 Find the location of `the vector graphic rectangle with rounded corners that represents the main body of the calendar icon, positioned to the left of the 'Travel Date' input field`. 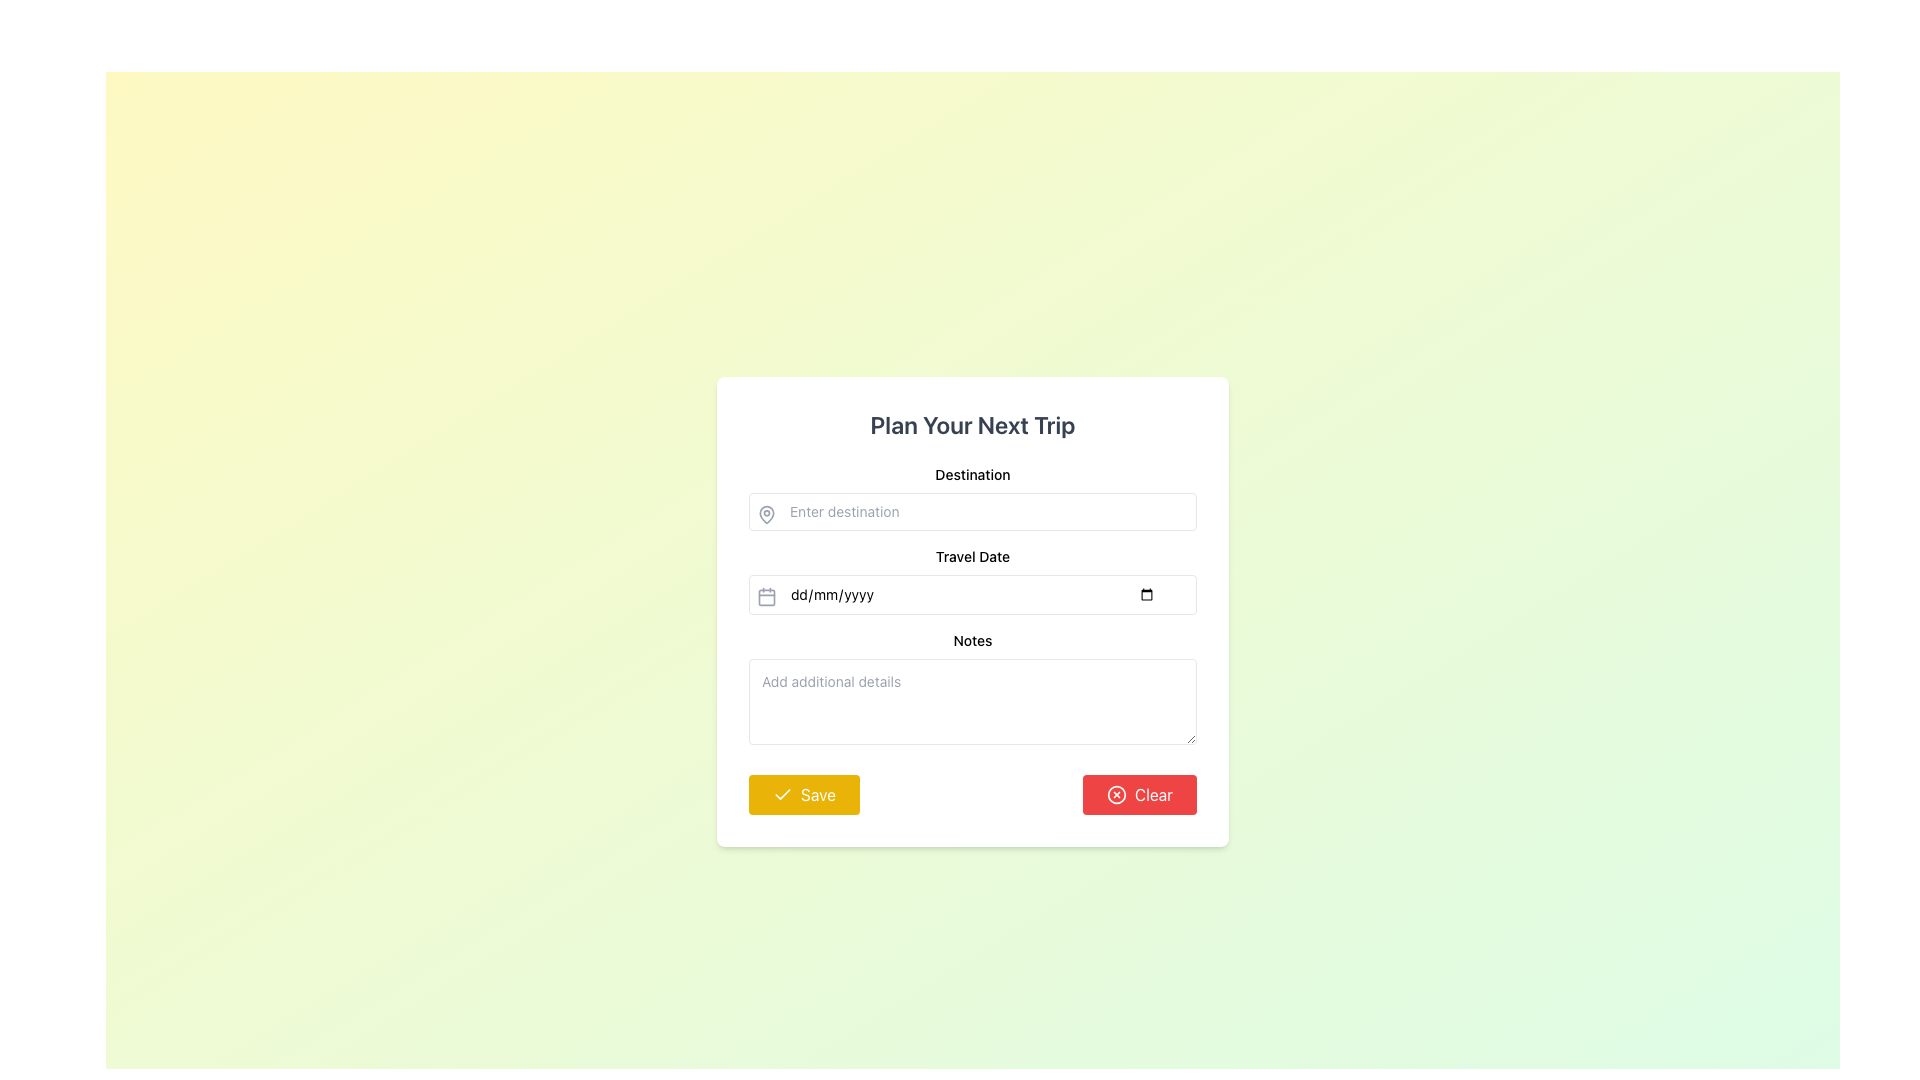

the vector graphic rectangle with rounded corners that represents the main body of the calendar icon, positioned to the left of the 'Travel Date' input field is located at coordinates (766, 596).